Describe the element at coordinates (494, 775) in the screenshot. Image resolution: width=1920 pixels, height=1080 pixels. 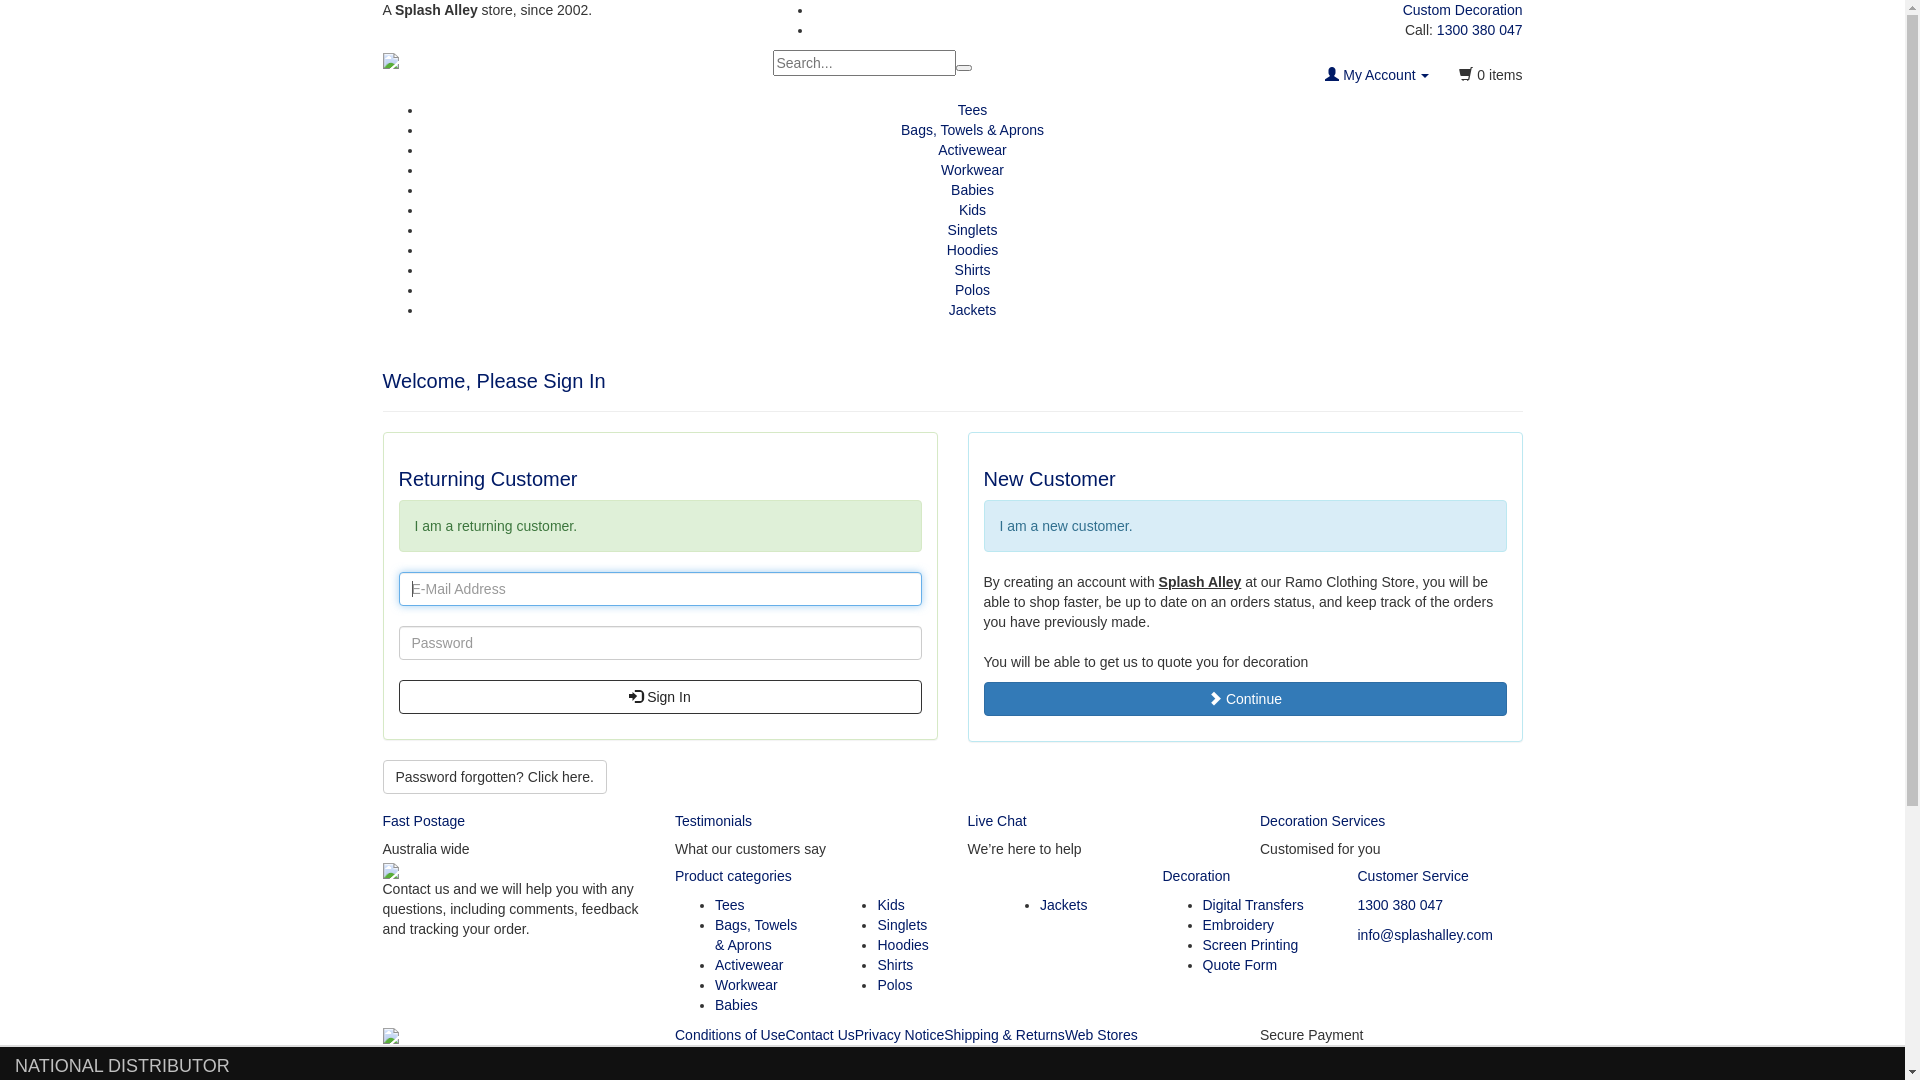
I see `'Password forgotten? Click here.'` at that location.